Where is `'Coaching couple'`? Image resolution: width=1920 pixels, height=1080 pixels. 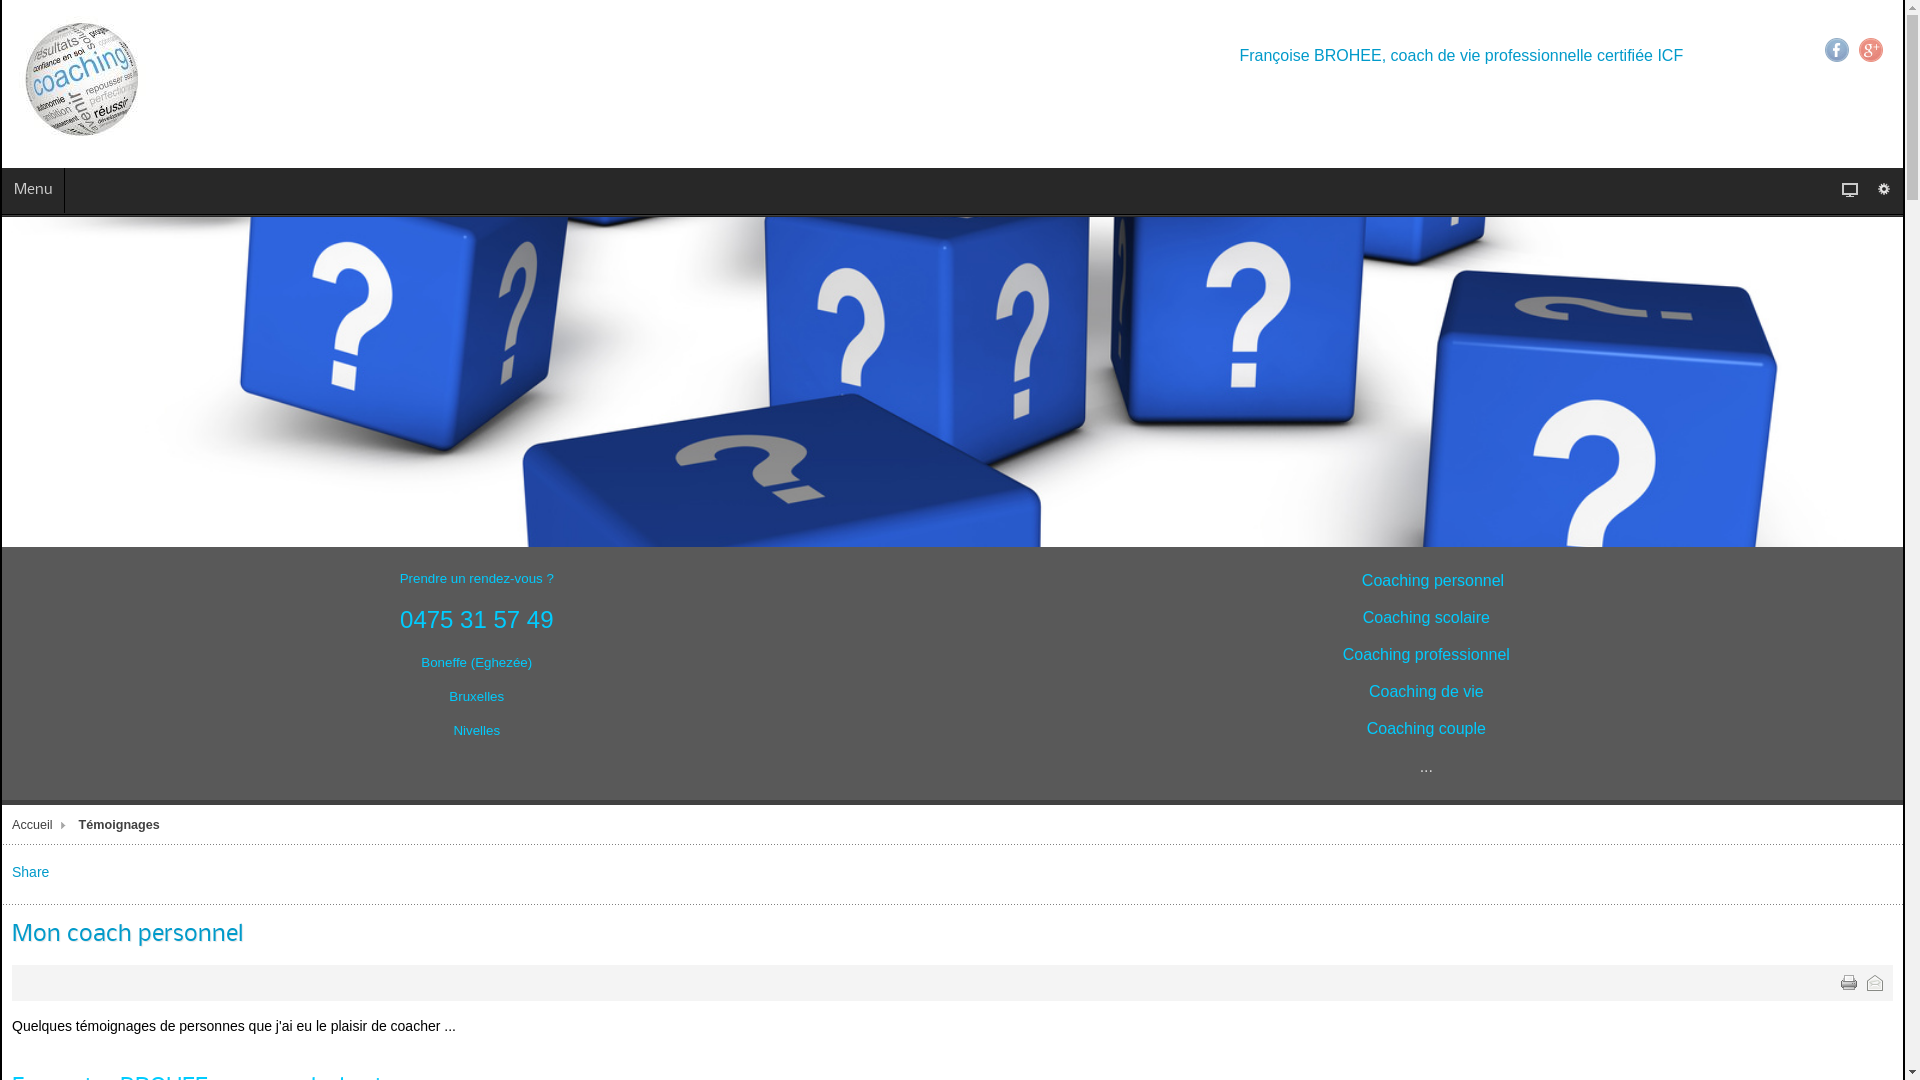 'Coaching couple' is located at coordinates (1366, 729).